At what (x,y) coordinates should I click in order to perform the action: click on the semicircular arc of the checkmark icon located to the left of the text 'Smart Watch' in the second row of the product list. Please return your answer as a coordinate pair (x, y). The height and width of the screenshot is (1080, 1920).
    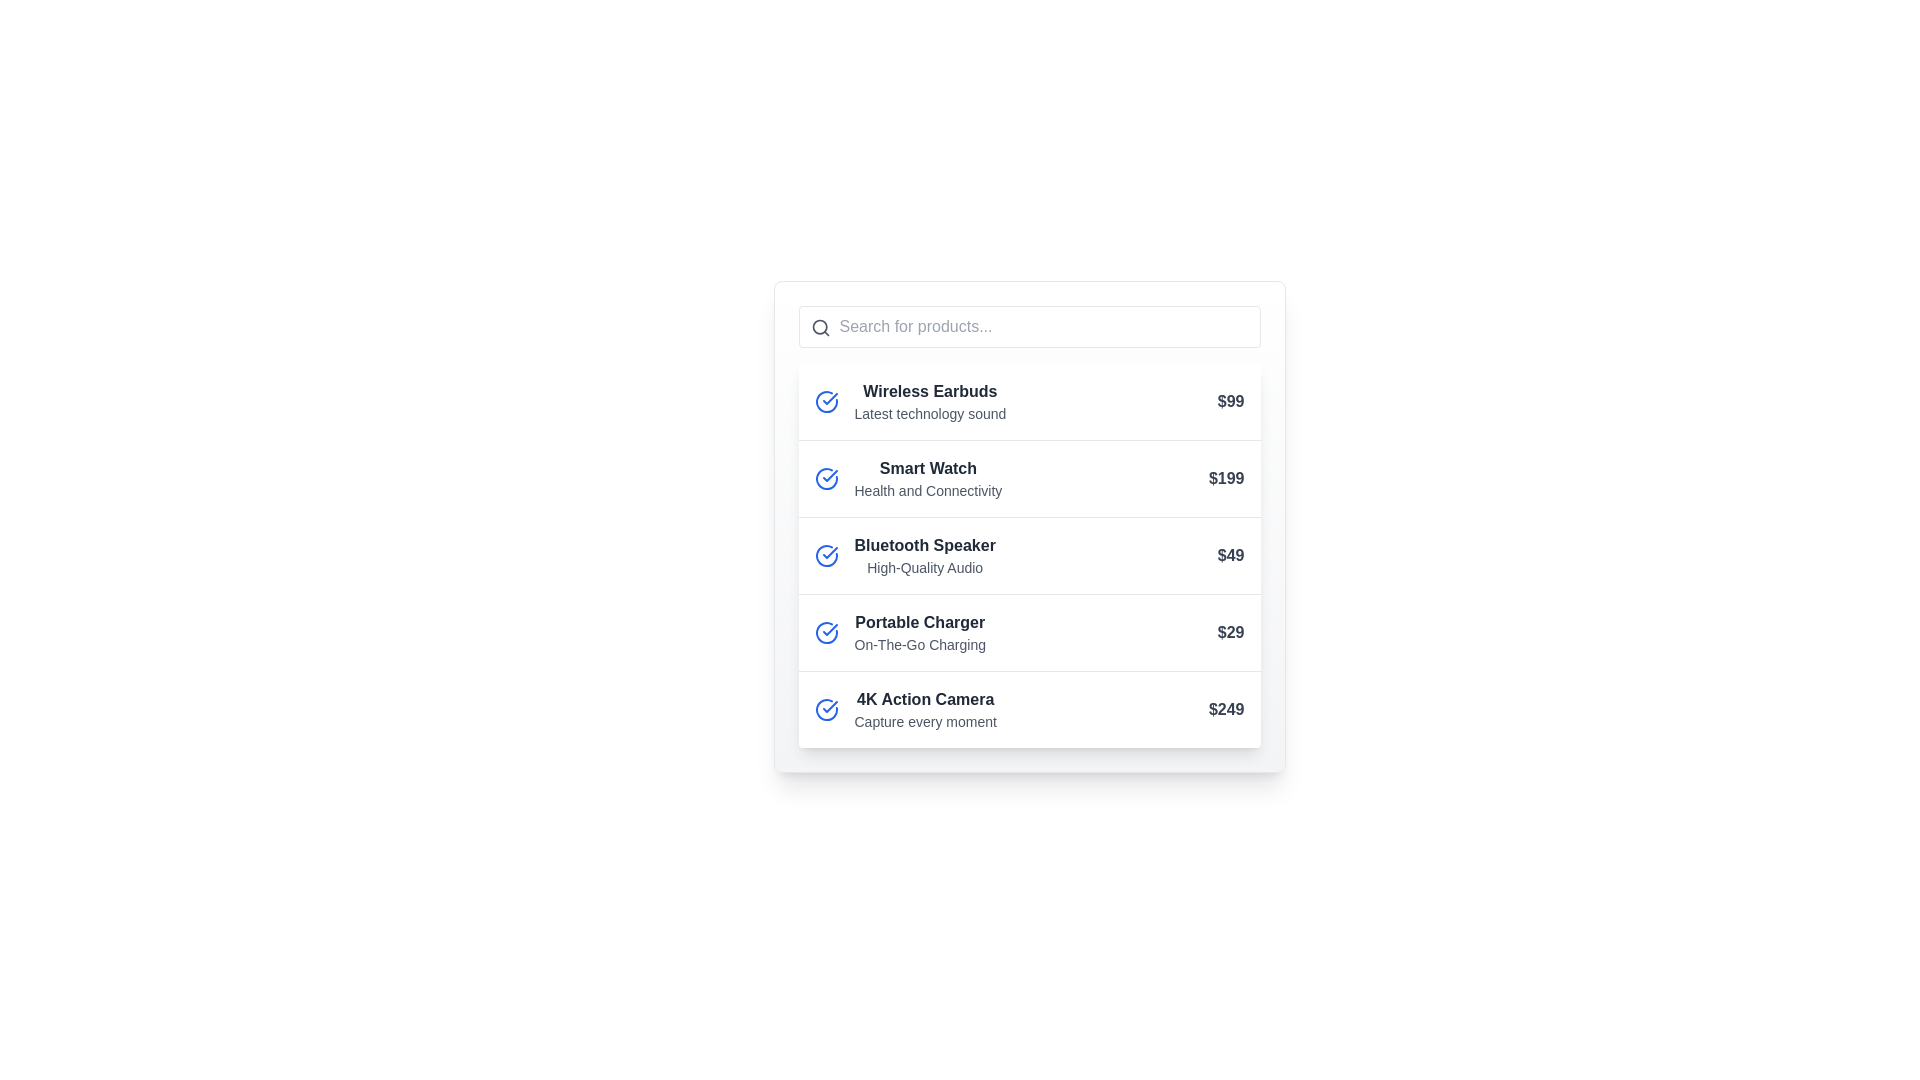
    Looking at the image, I should click on (826, 478).